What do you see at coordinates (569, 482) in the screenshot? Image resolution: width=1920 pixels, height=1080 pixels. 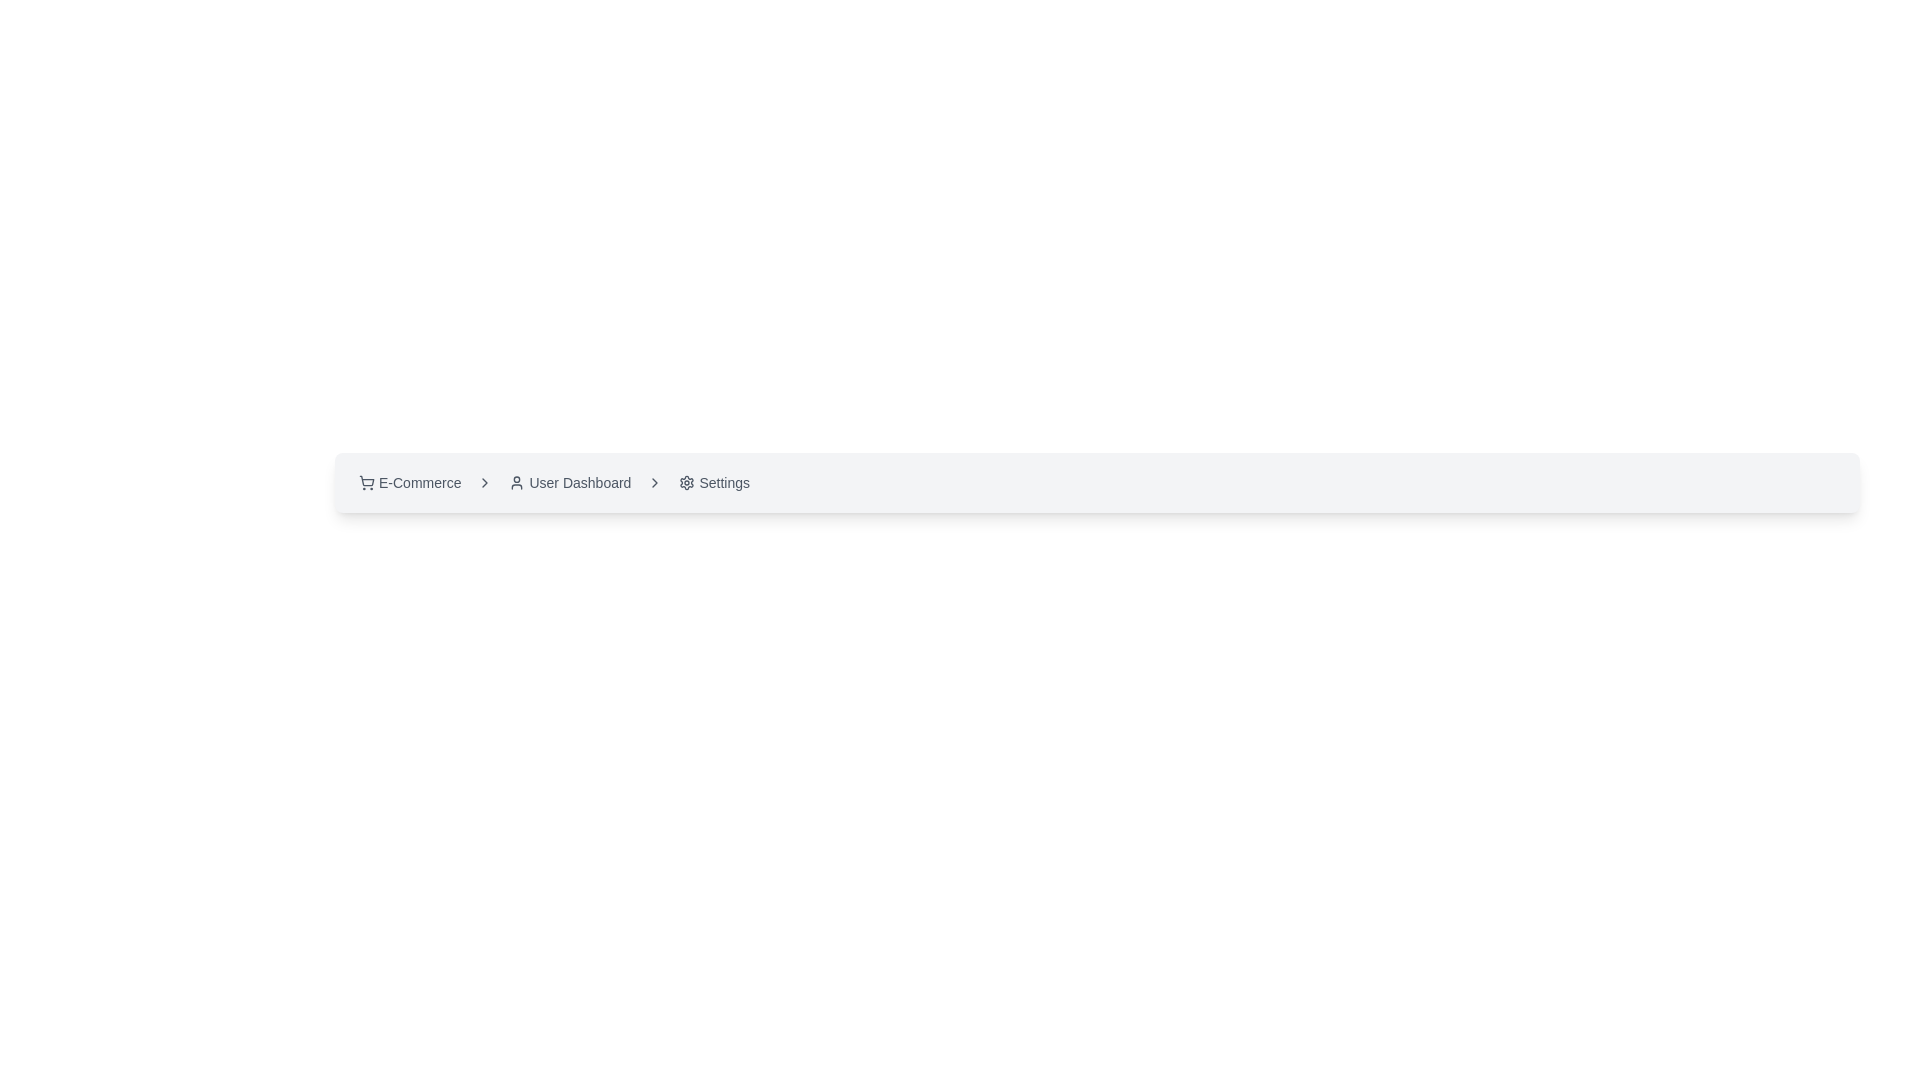 I see `the 'User Dashboard' button, which has an icon of a person on the left and is styled with rounded edges` at bounding box center [569, 482].